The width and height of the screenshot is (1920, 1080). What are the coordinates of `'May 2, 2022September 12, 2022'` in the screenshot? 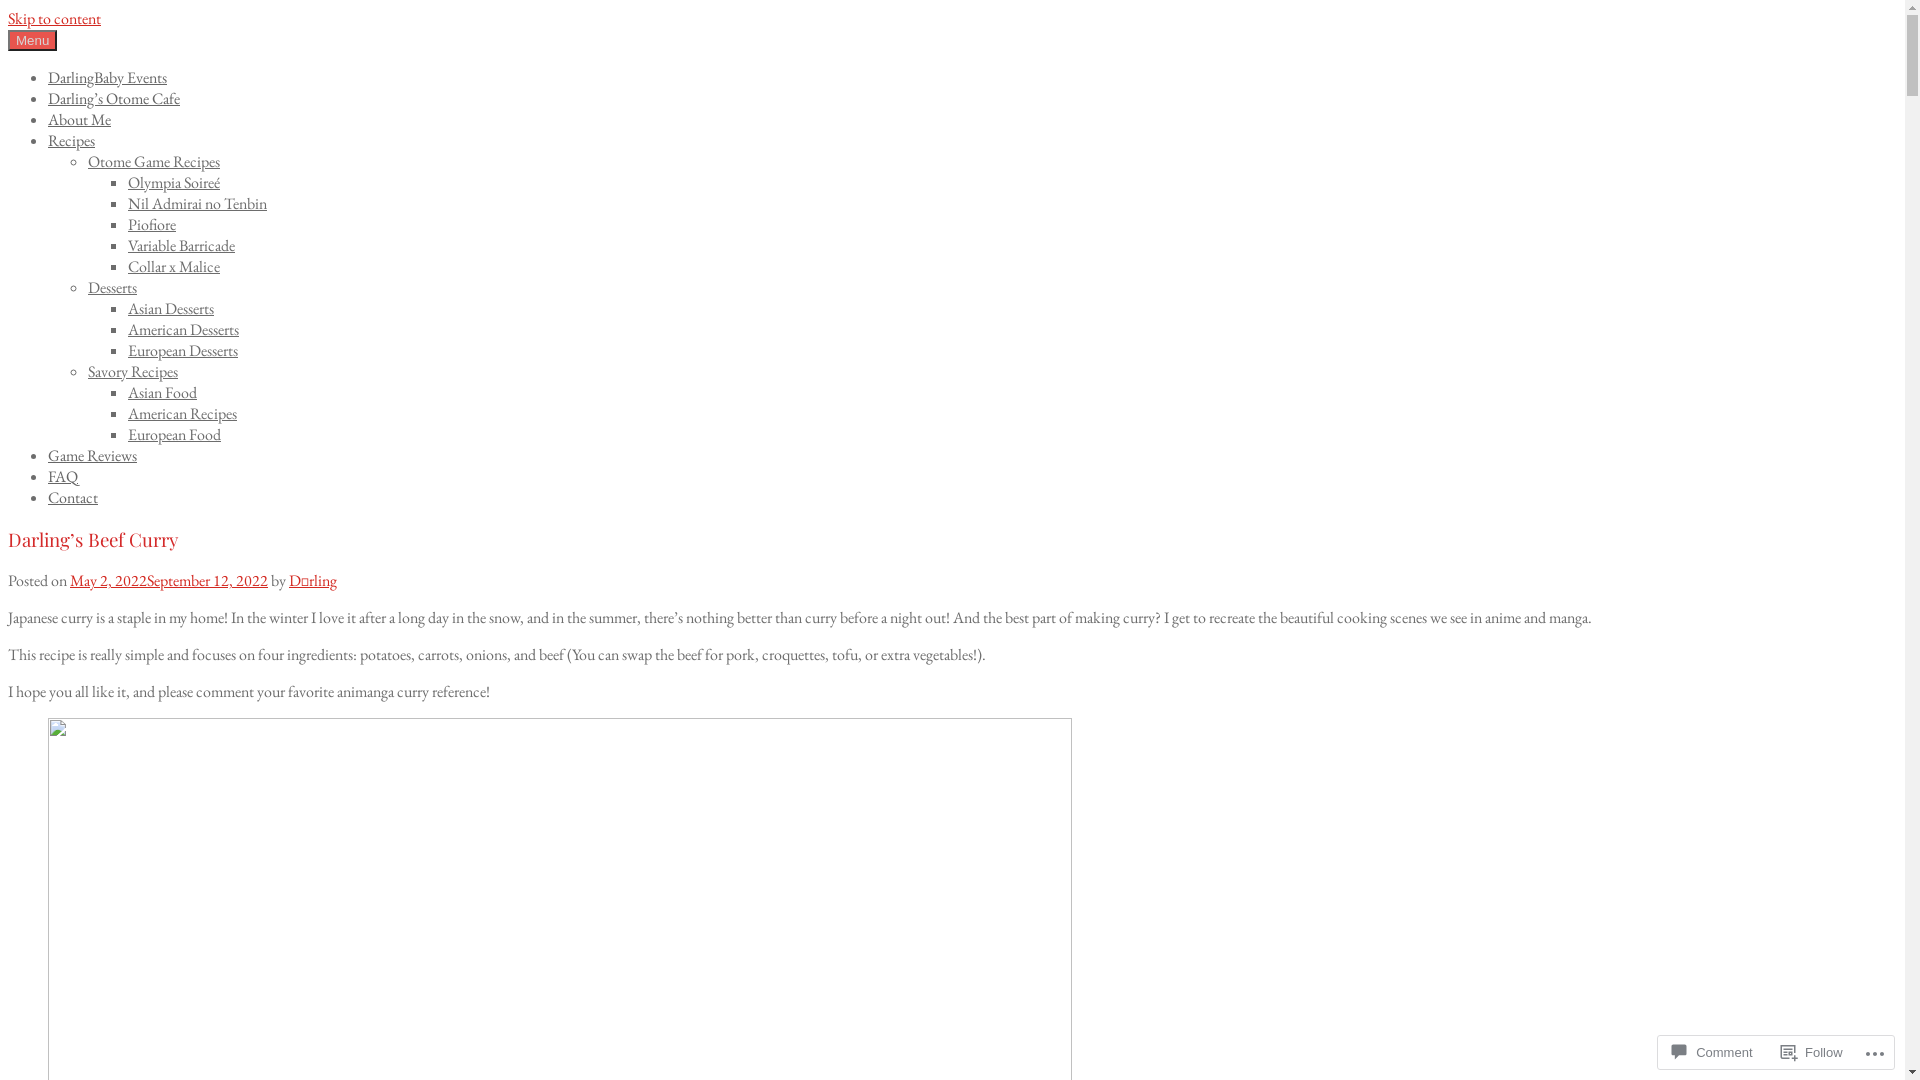 It's located at (168, 580).